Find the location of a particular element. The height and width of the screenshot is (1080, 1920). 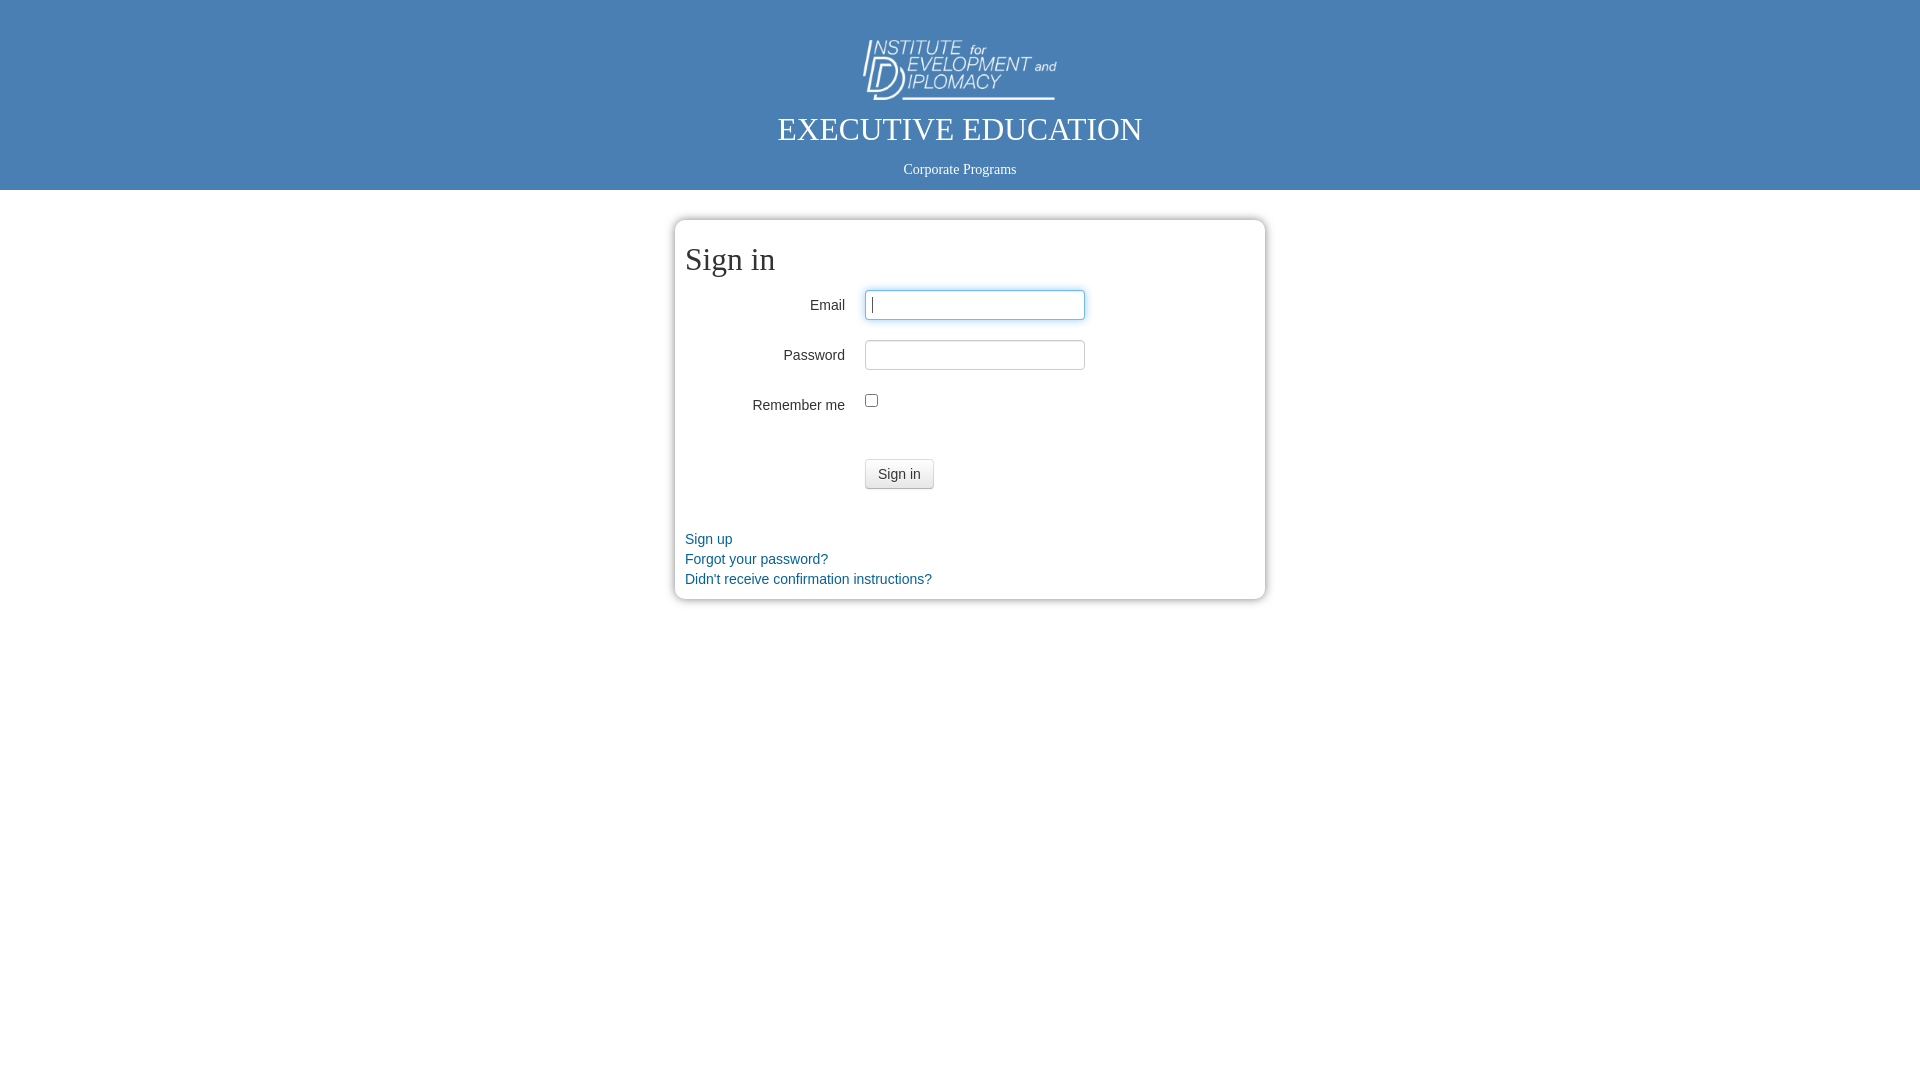

'Sign in' is located at coordinates (864, 474).